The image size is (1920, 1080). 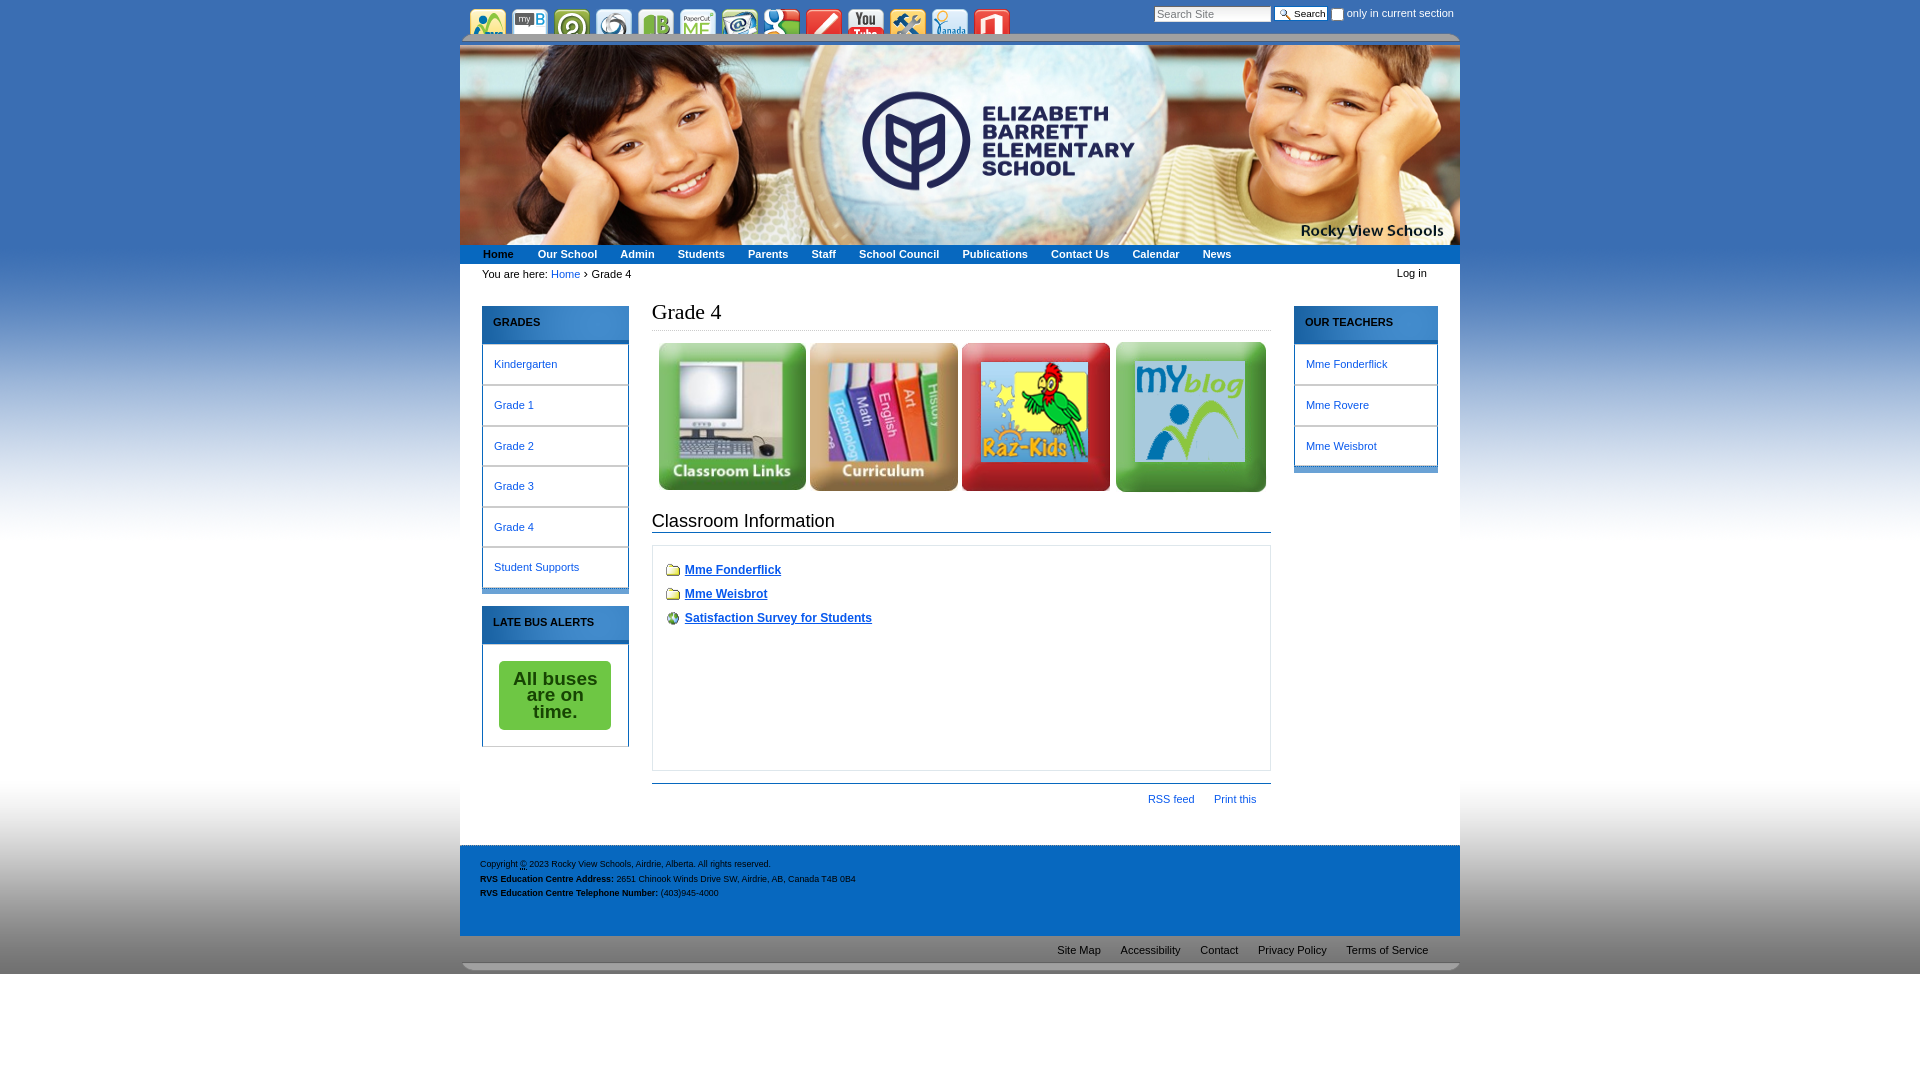 What do you see at coordinates (553, 26) in the screenshot?
I see `'Power School'` at bounding box center [553, 26].